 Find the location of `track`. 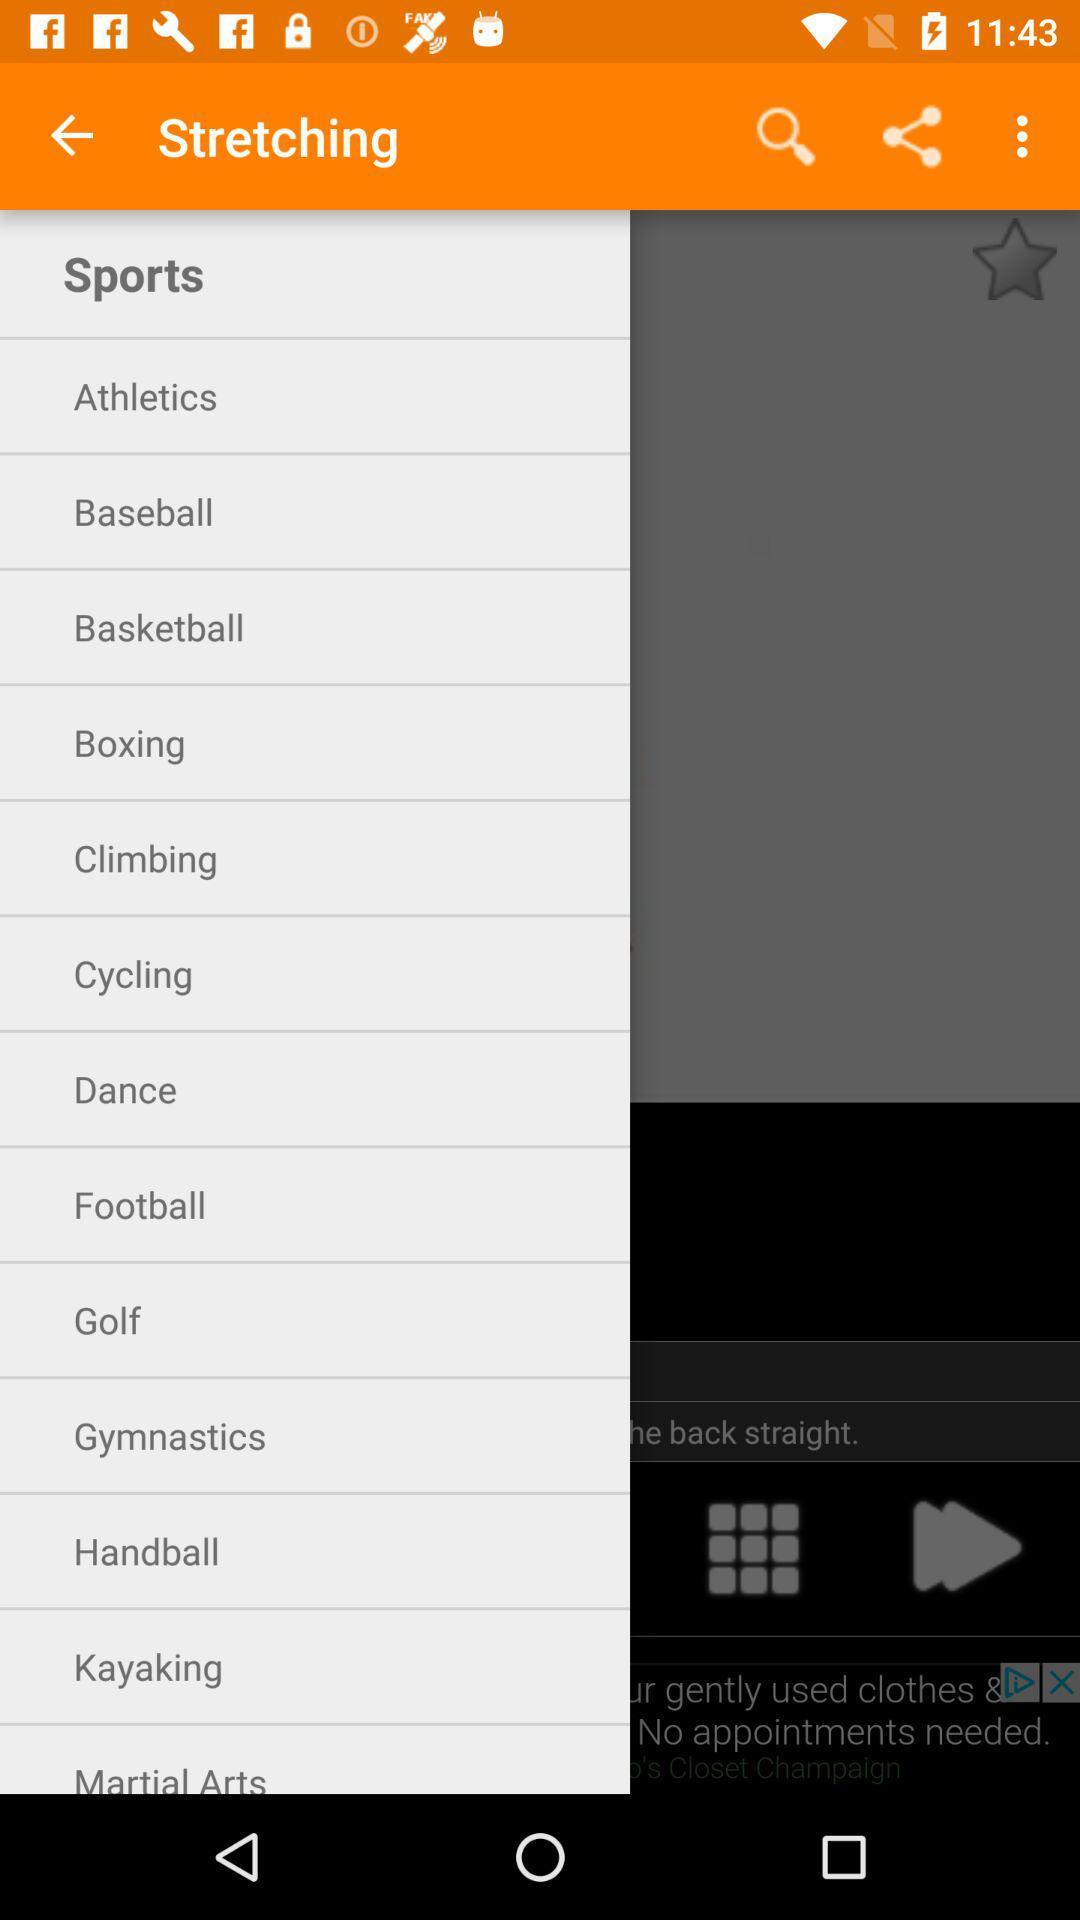

track is located at coordinates (753, 1547).